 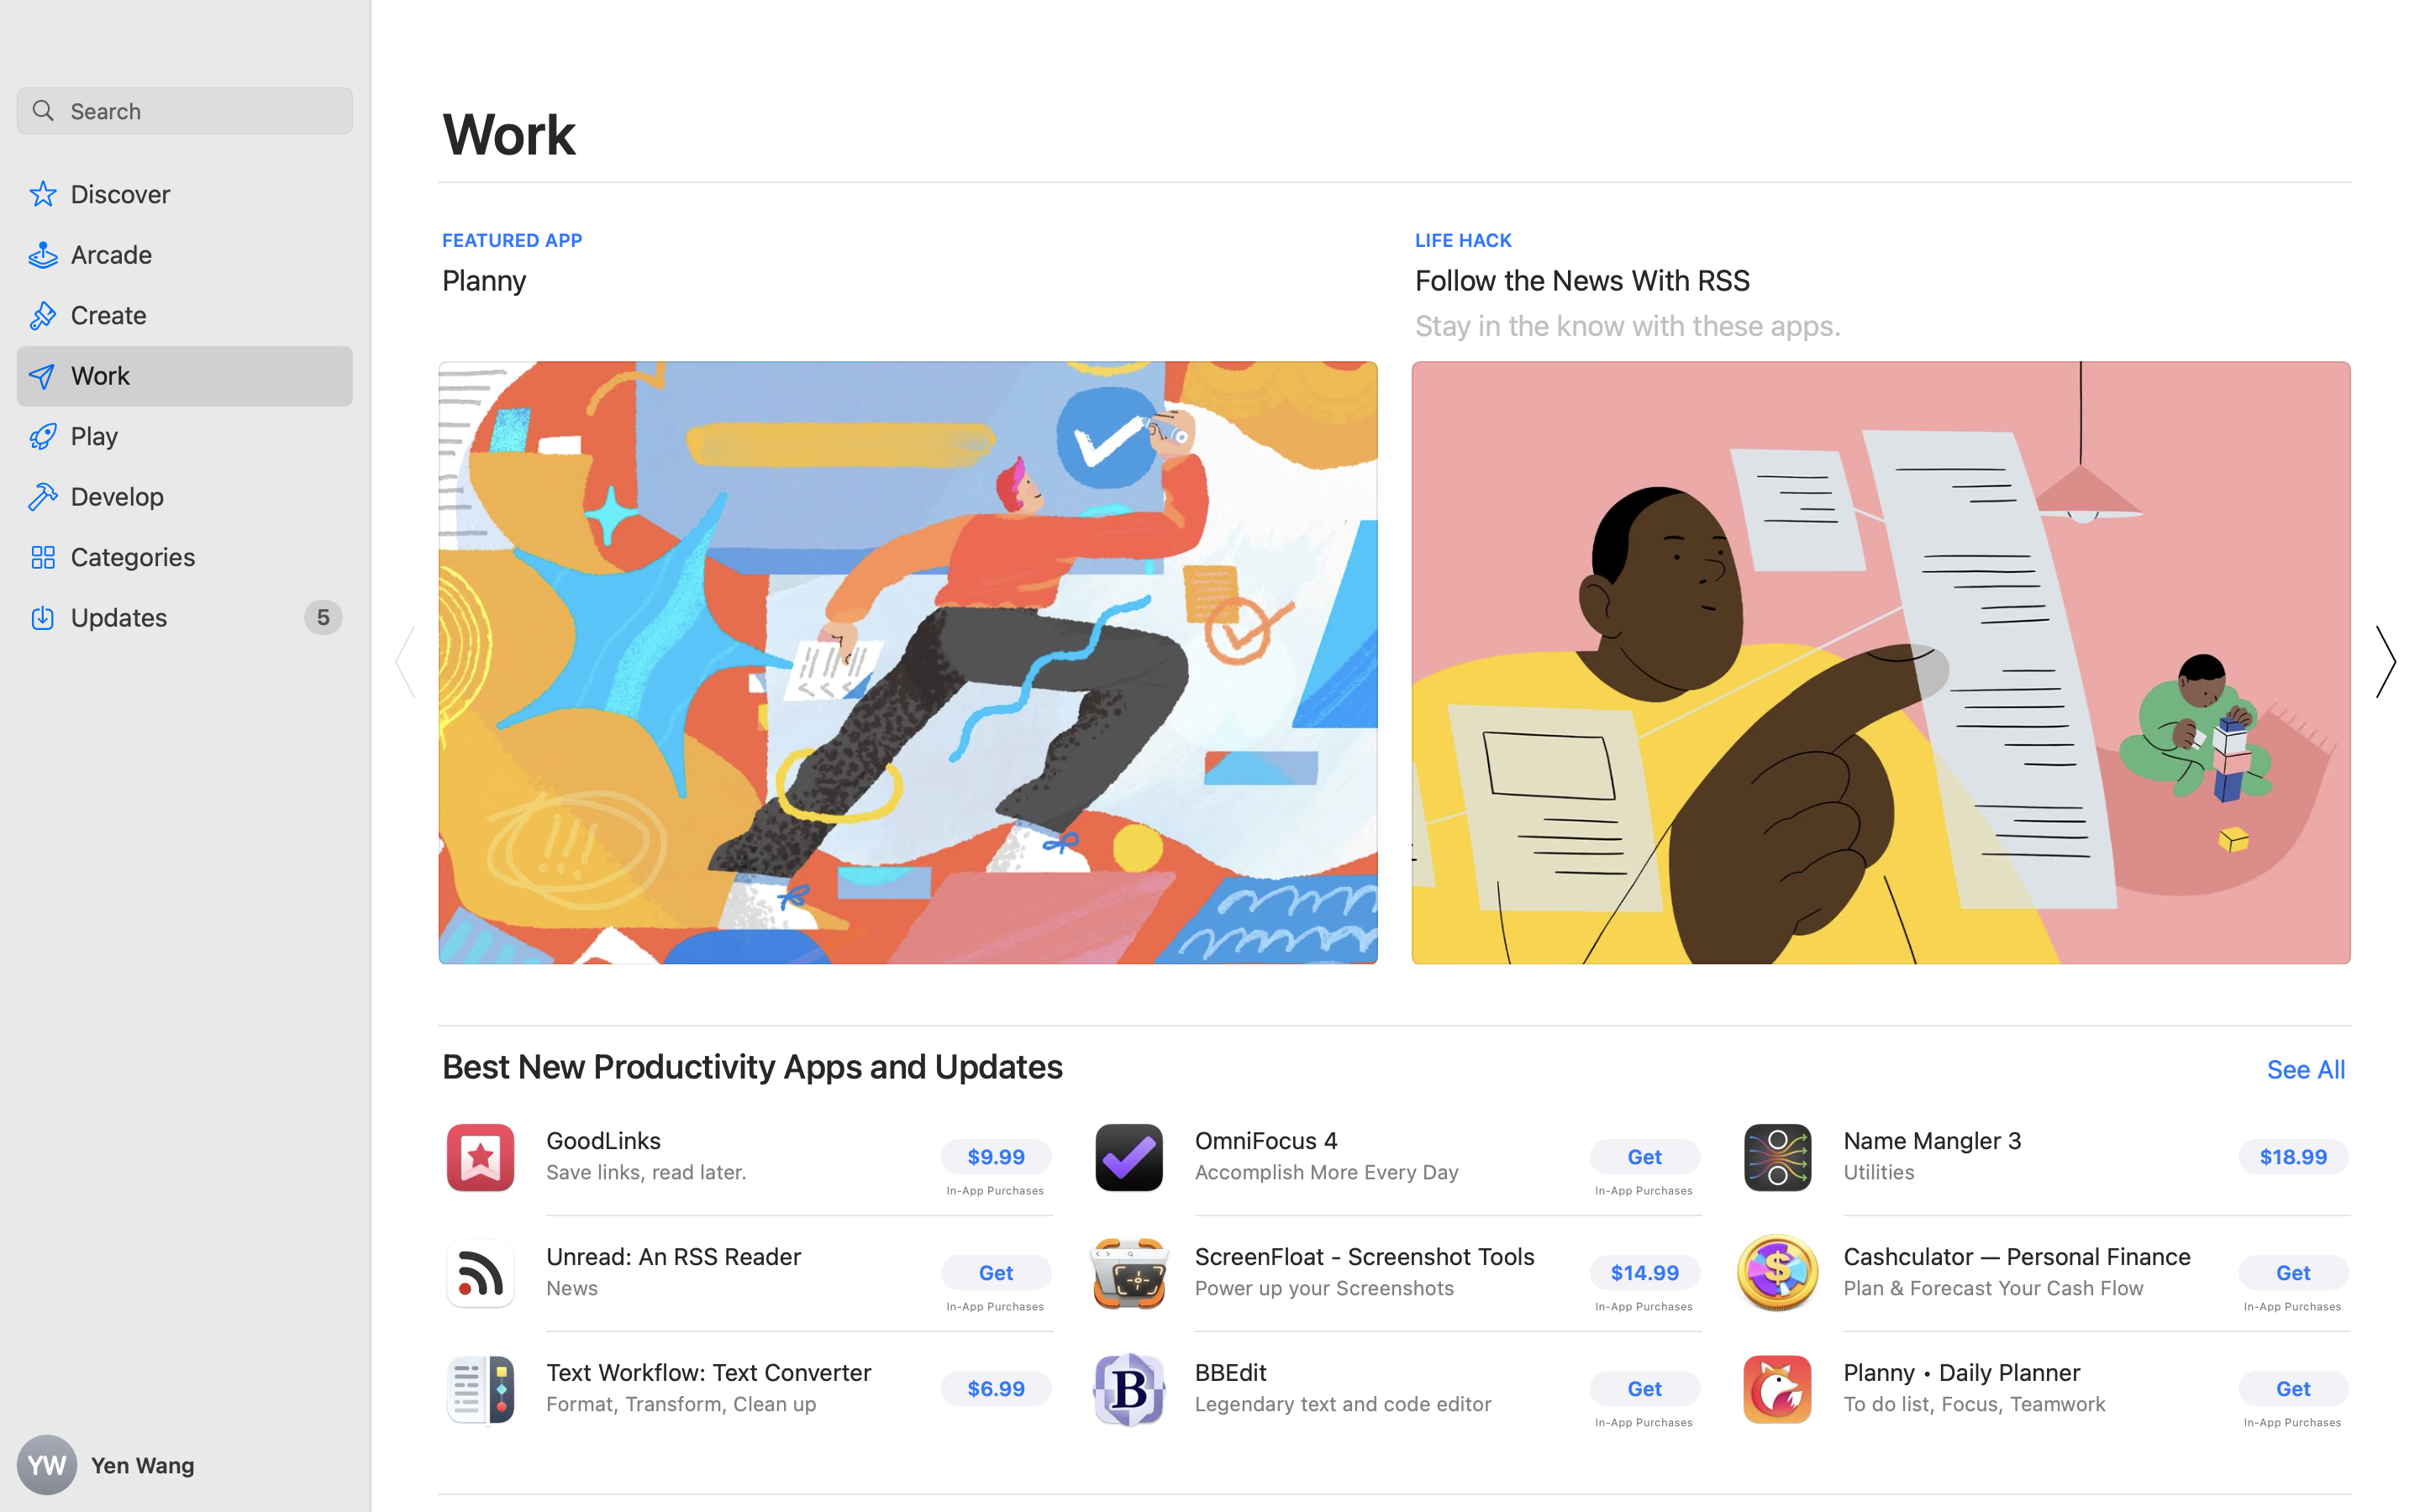 What do you see at coordinates (185, 1465) in the screenshot?
I see `'Yen Wang'` at bounding box center [185, 1465].